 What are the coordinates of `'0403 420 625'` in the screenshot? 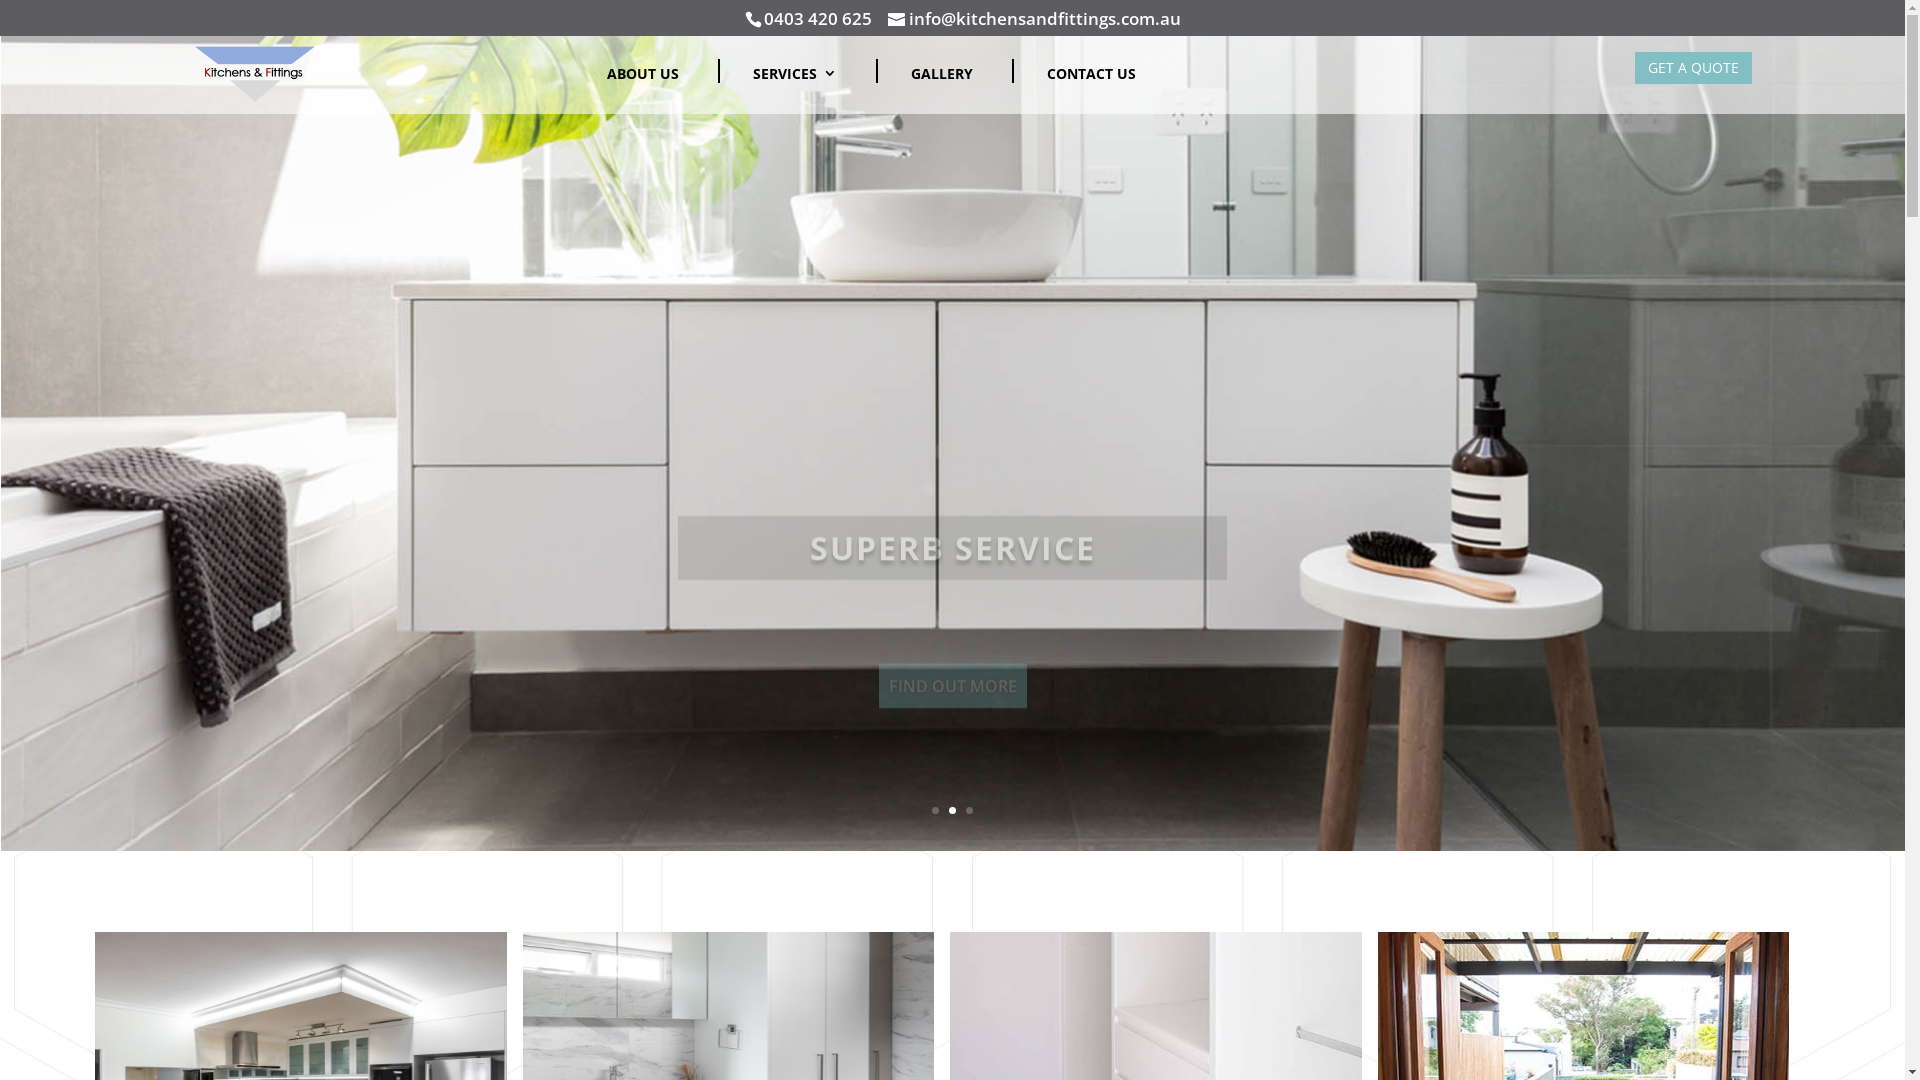 It's located at (817, 18).